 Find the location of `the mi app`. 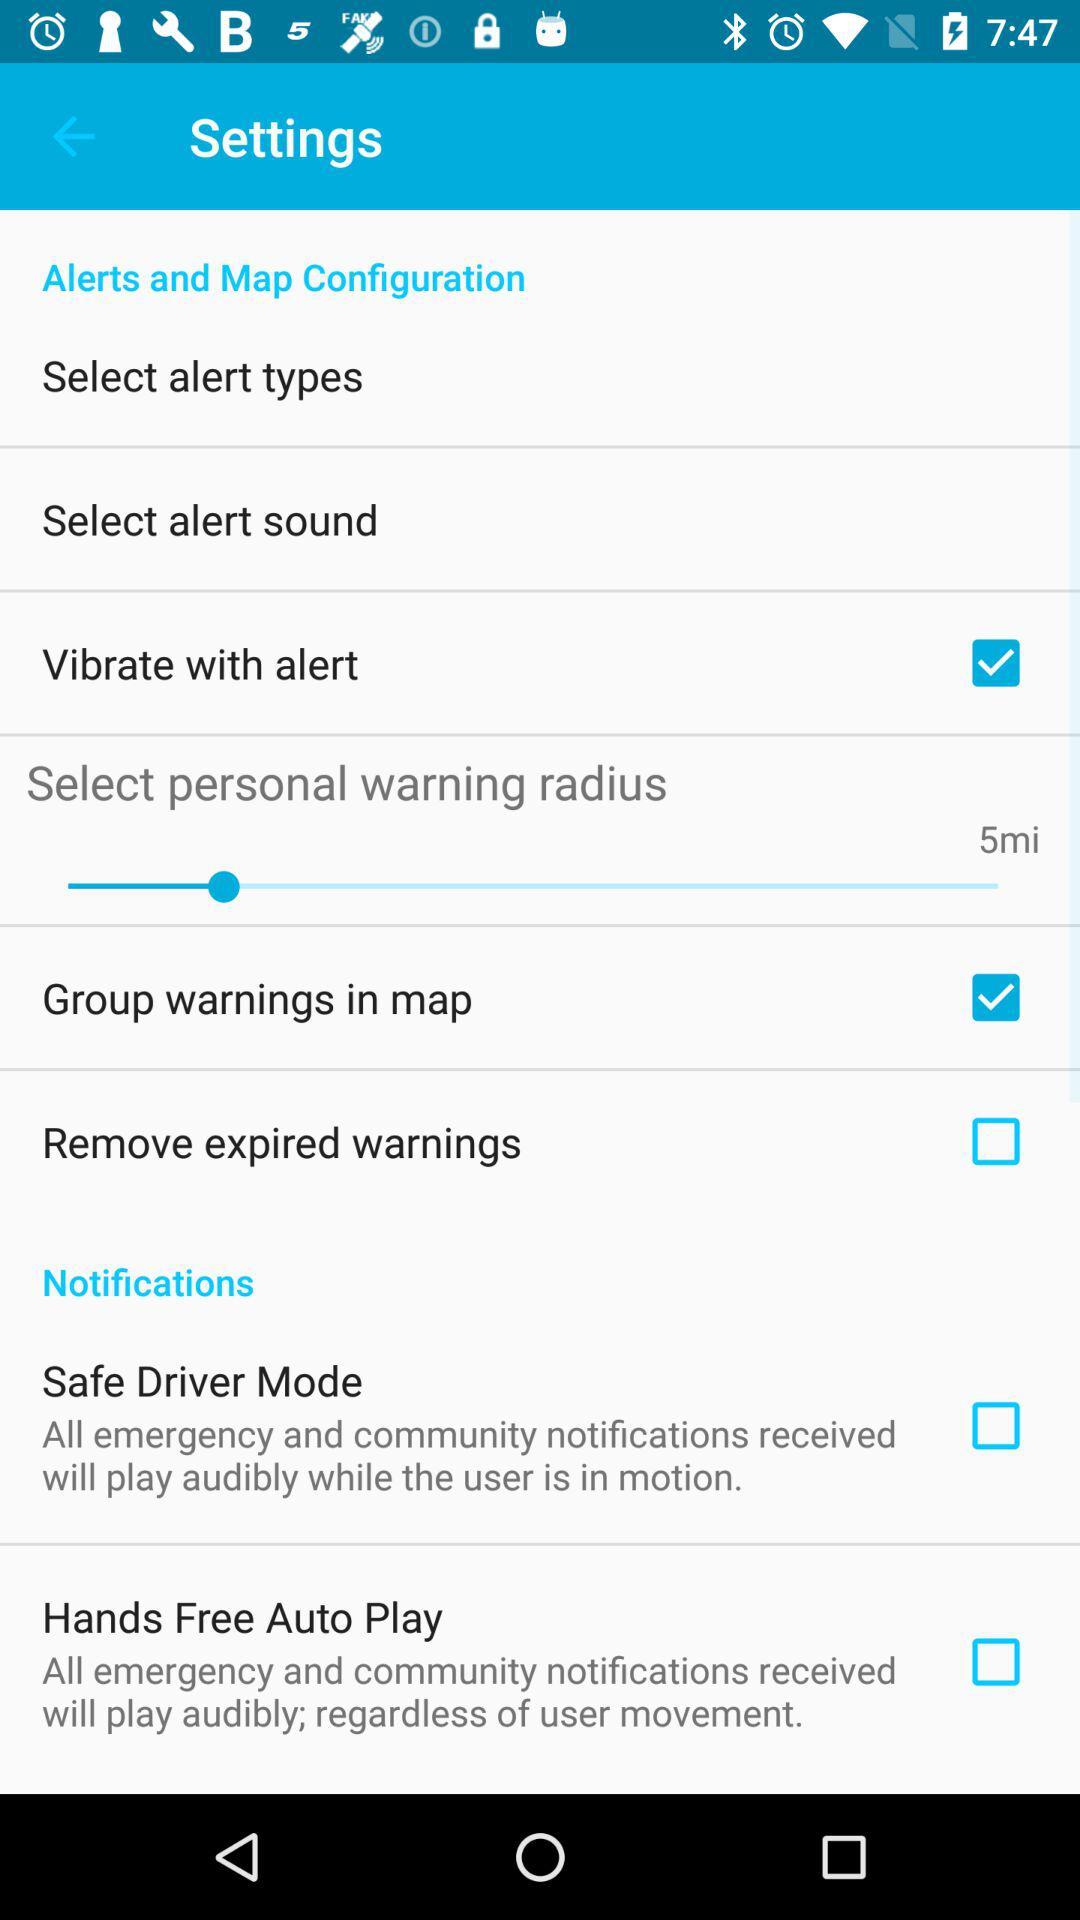

the mi app is located at coordinates (1019, 838).